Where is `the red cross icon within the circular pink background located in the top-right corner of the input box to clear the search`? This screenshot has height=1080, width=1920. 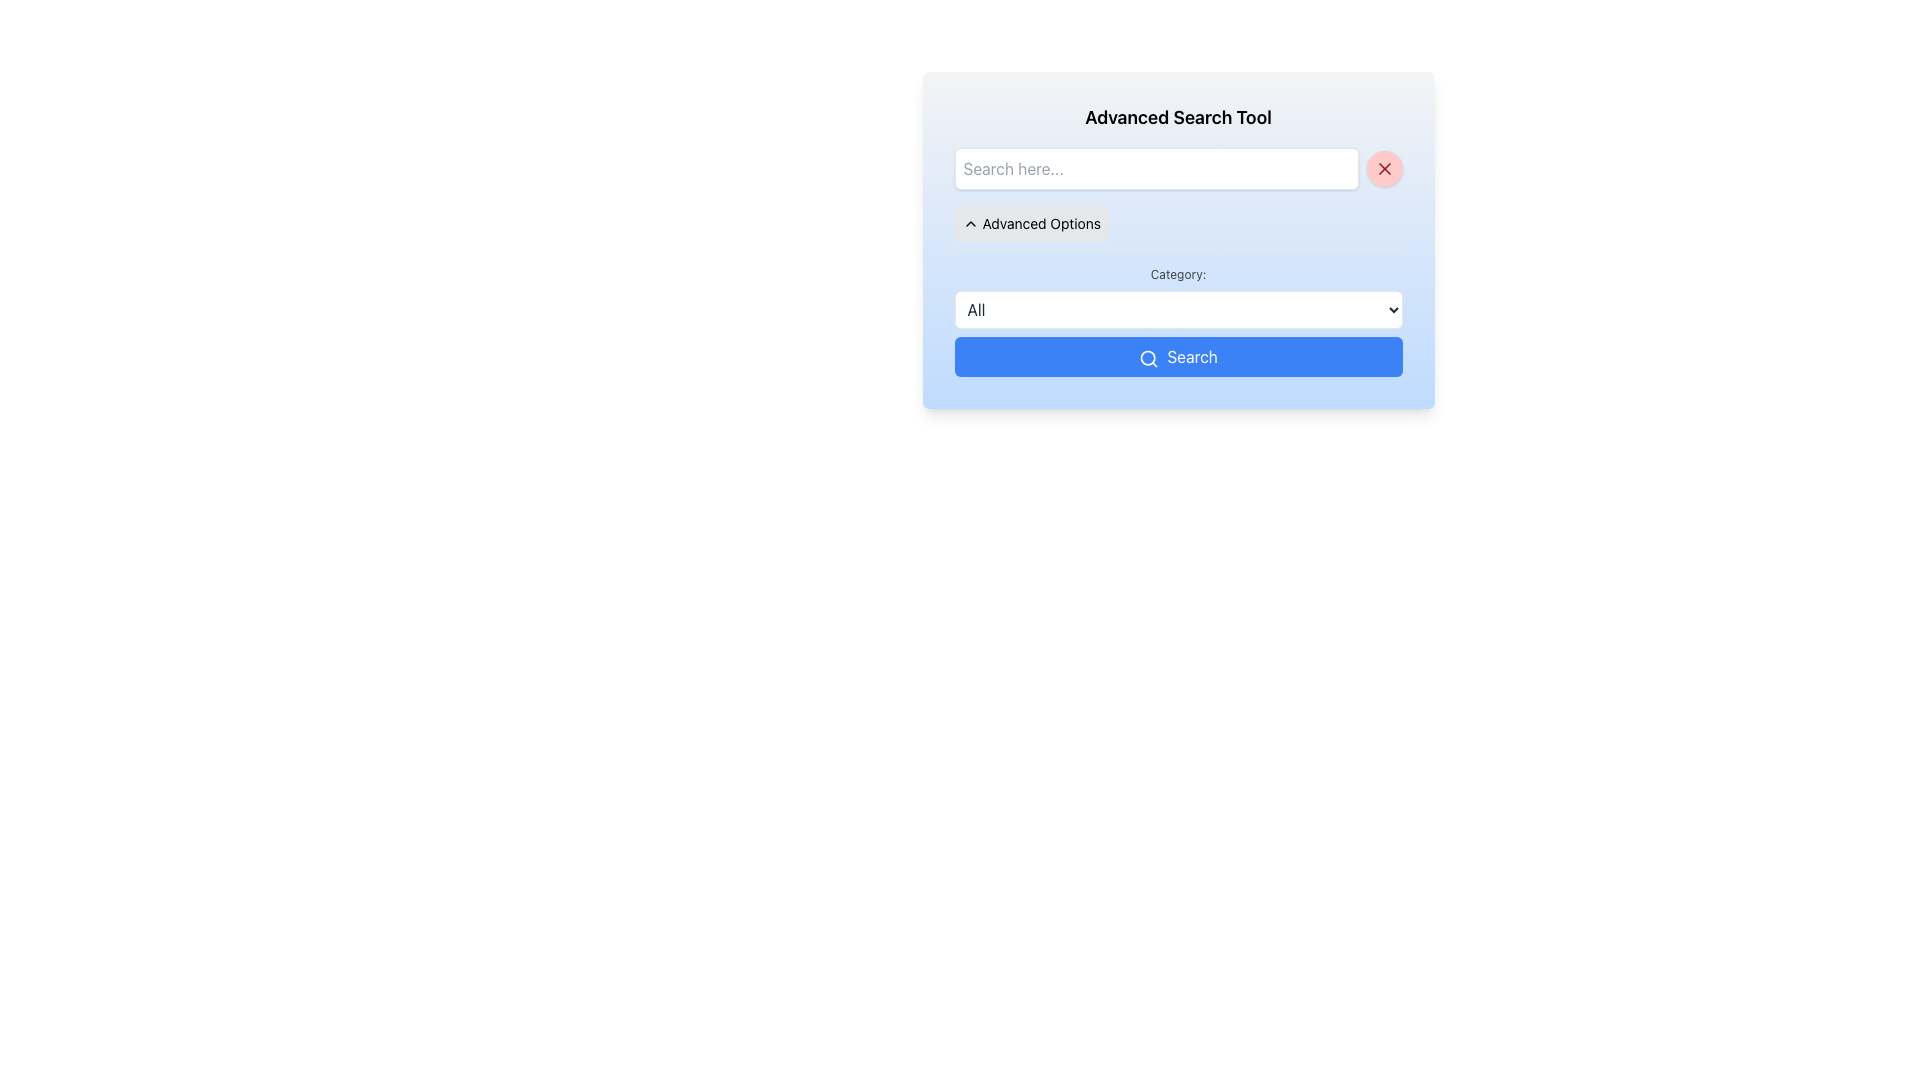
the red cross icon within the circular pink background located in the top-right corner of the input box to clear the search is located at coordinates (1383, 168).